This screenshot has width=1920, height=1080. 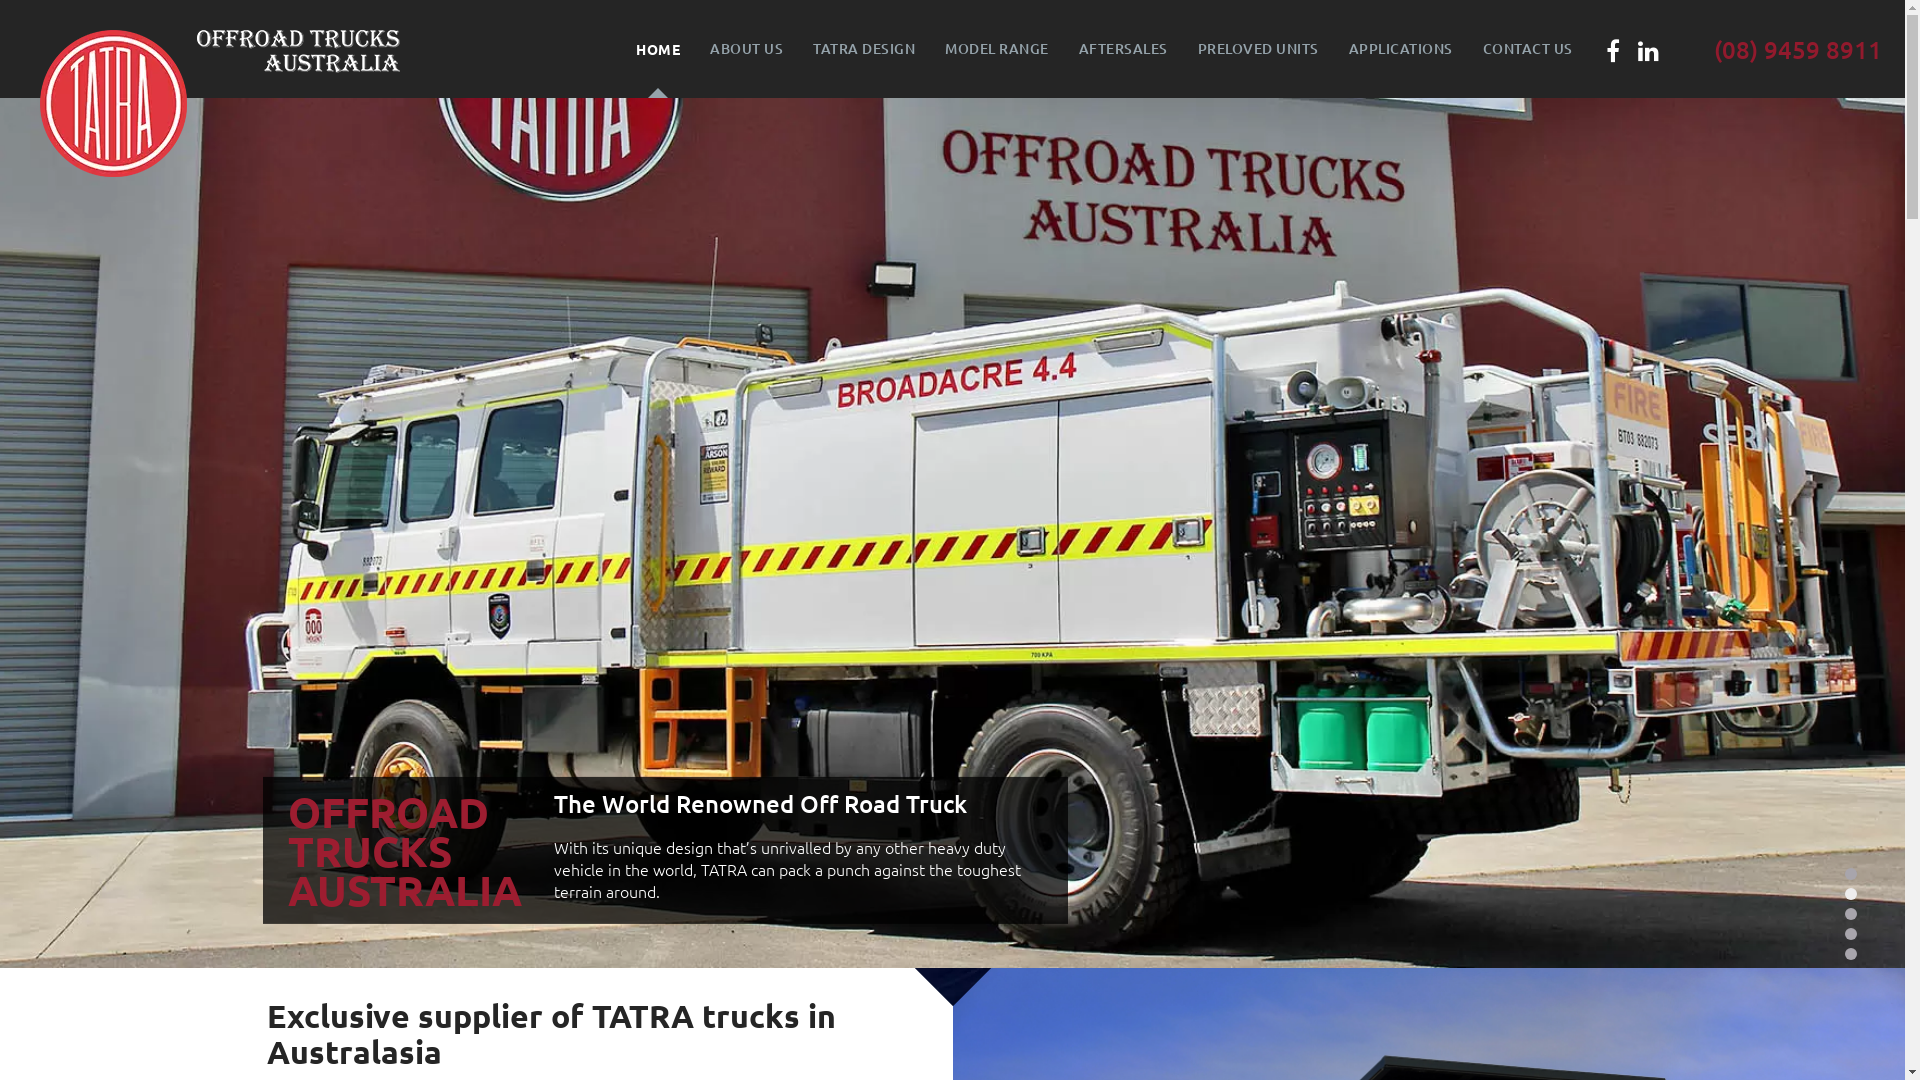 What do you see at coordinates (297, 48) in the screenshot?
I see `'Offroad Trucks Australia'` at bounding box center [297, 48].